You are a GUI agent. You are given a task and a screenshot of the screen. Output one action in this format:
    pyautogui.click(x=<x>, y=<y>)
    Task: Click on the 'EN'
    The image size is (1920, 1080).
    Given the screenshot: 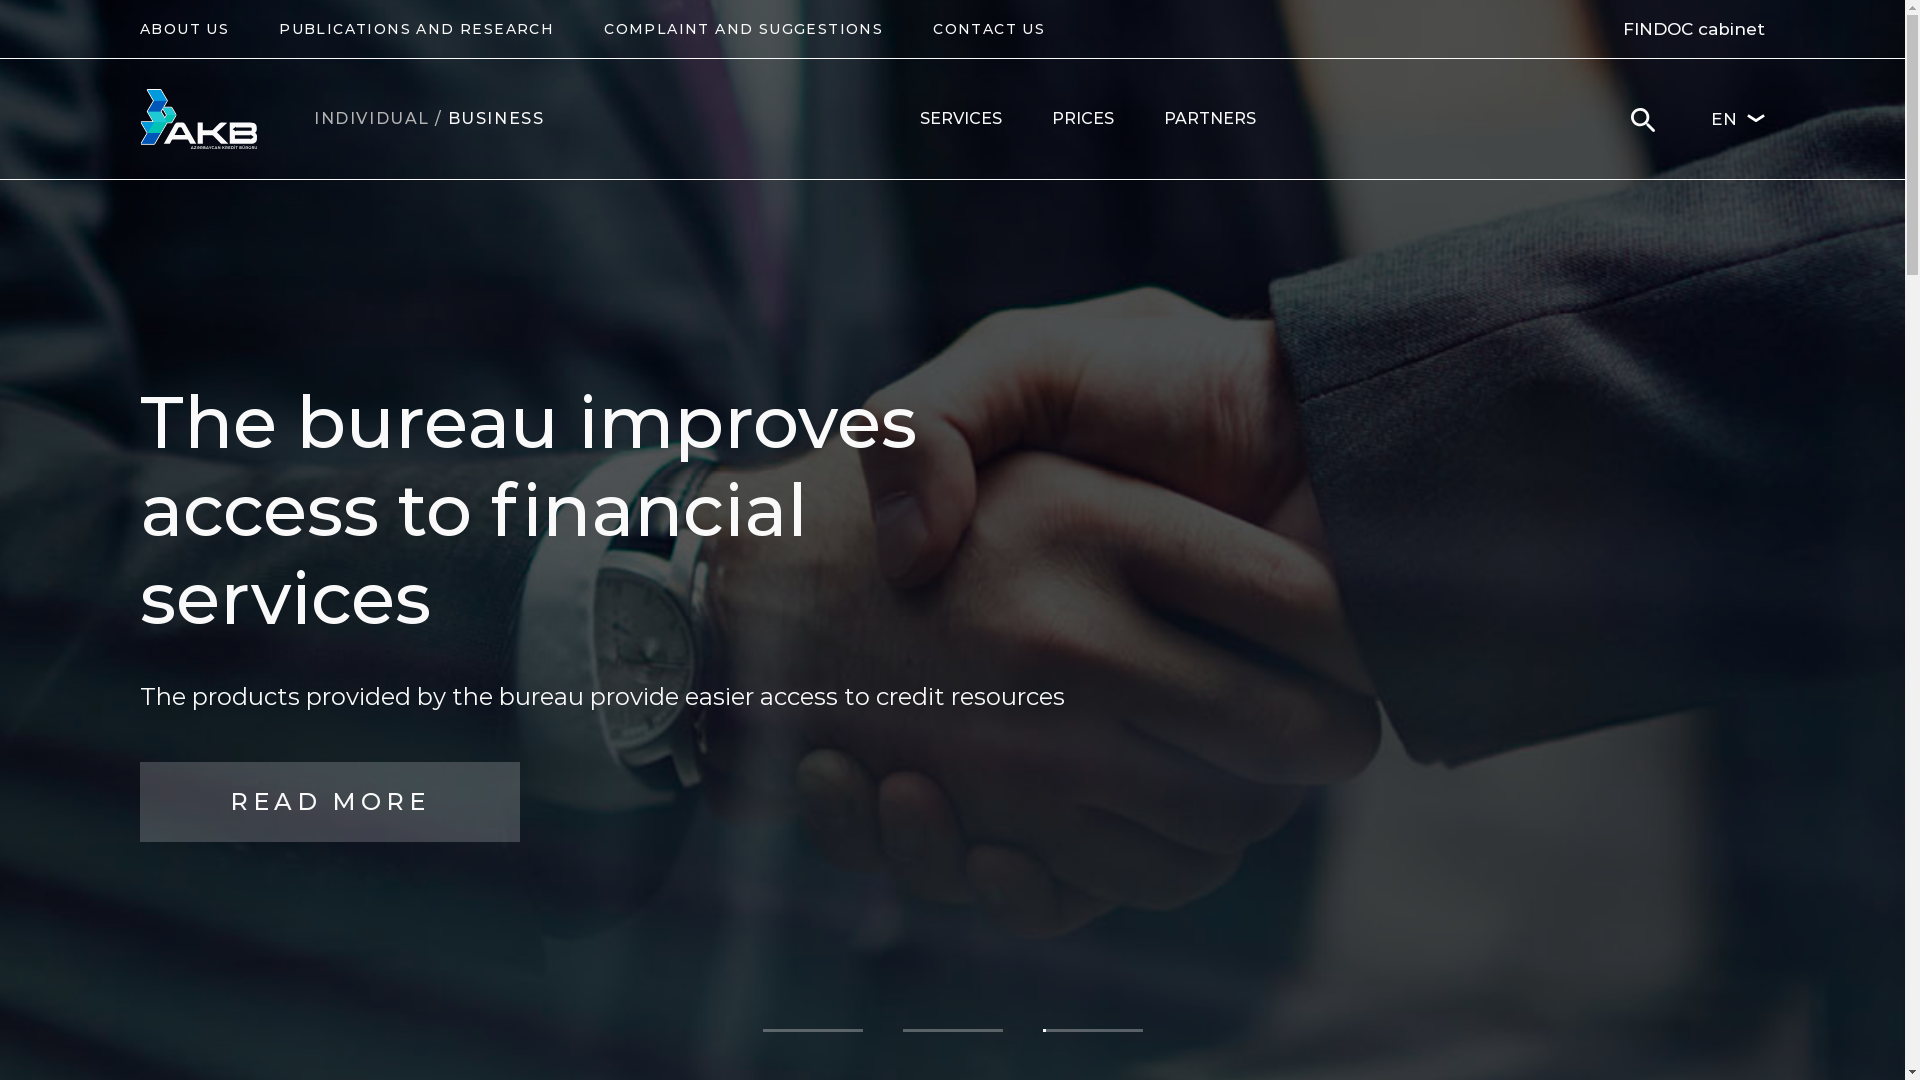 What is the action you would take?
    pyautogui.click(x=1736, y=119)
    